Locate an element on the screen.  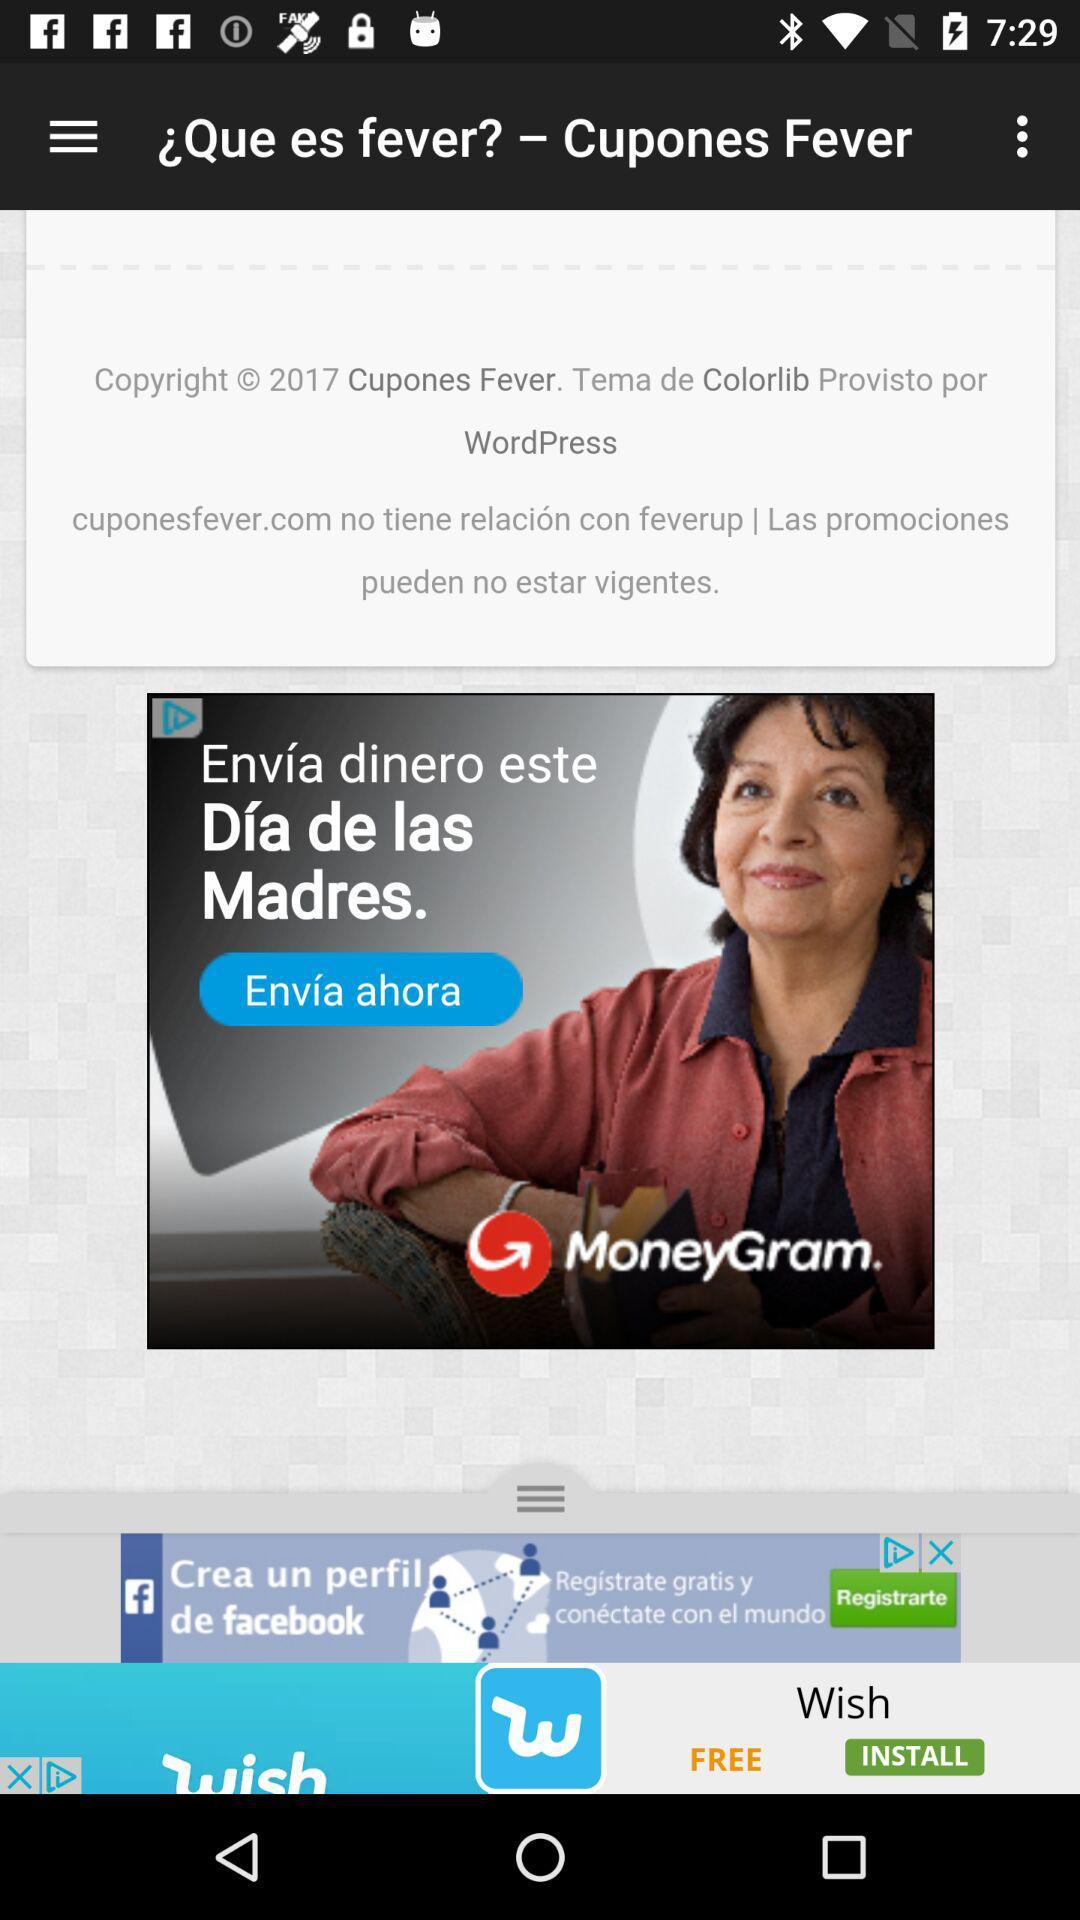
open advertisement is located at coordinates (540, 1727).